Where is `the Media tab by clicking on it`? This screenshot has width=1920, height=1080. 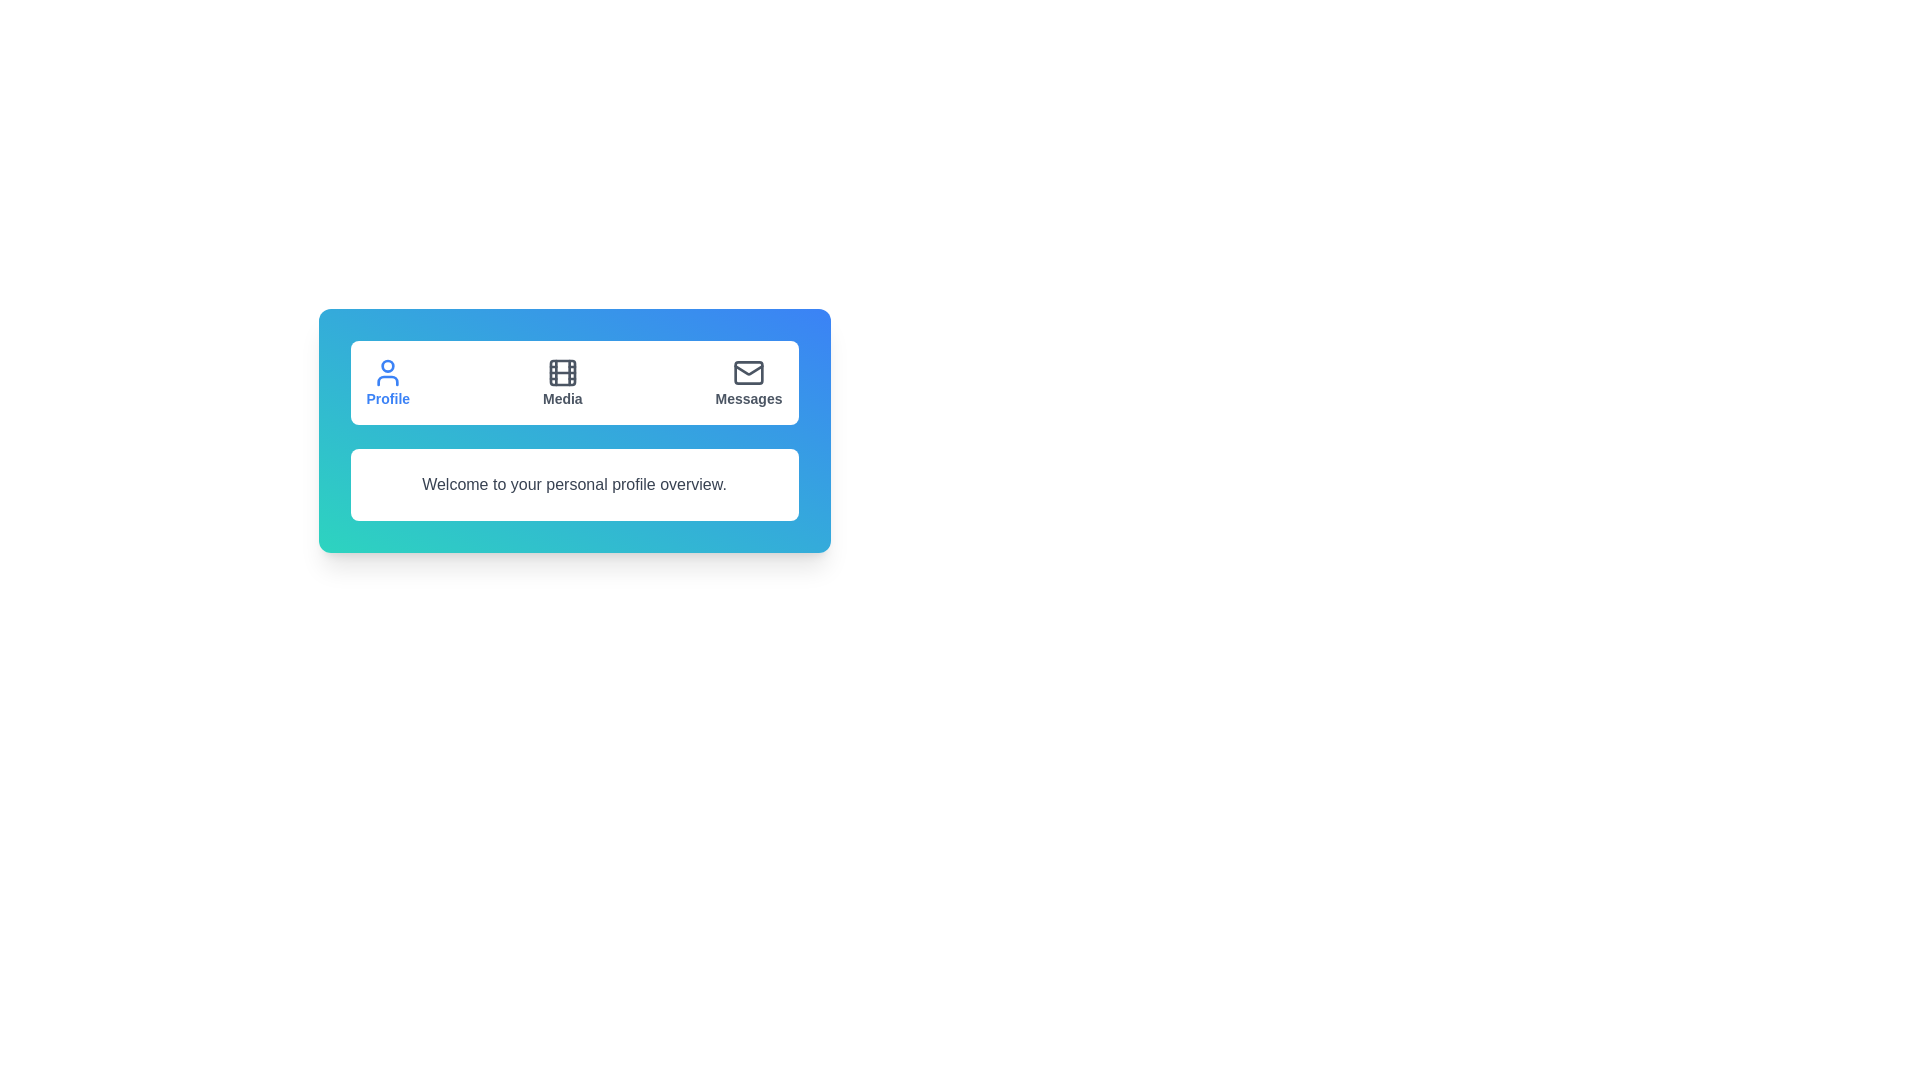
the Media tab by clicking on it is located at coordinates (560, 382).